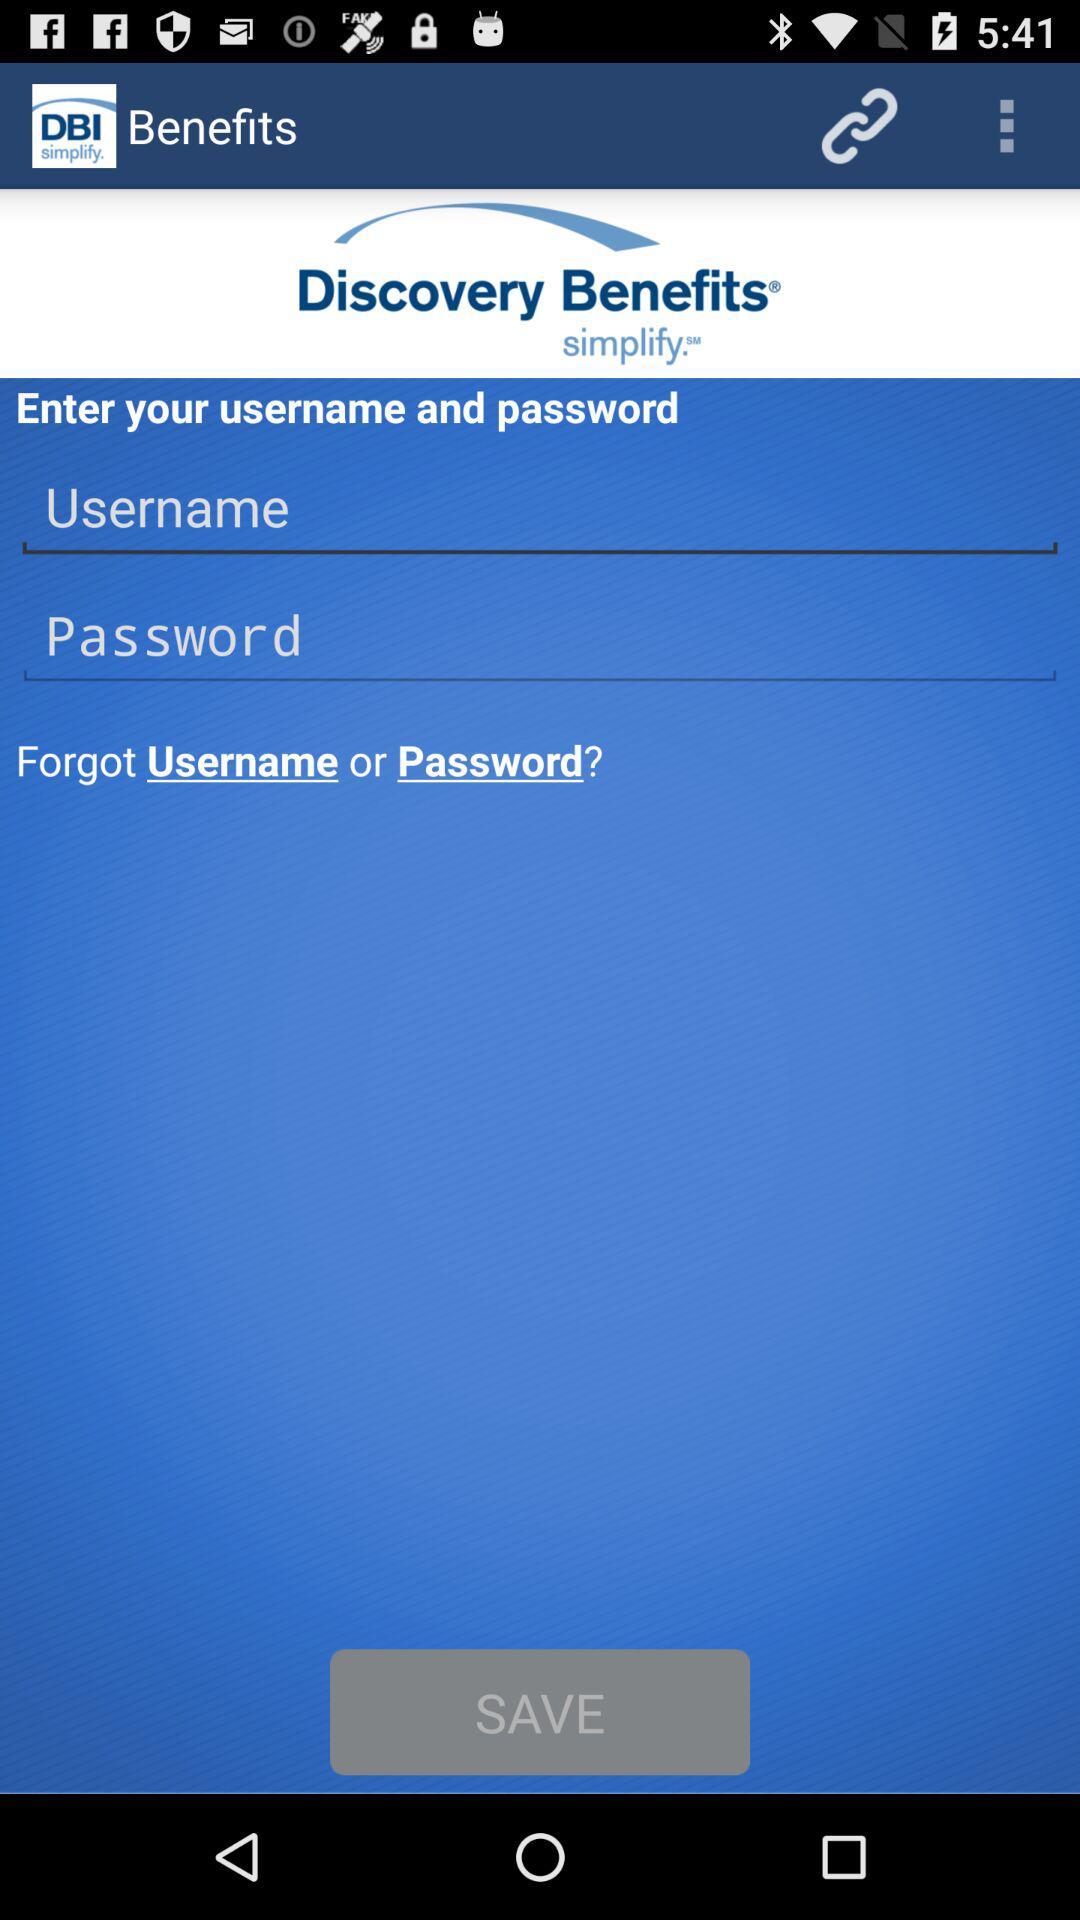  I want to click on username above password, so click(540, 507).